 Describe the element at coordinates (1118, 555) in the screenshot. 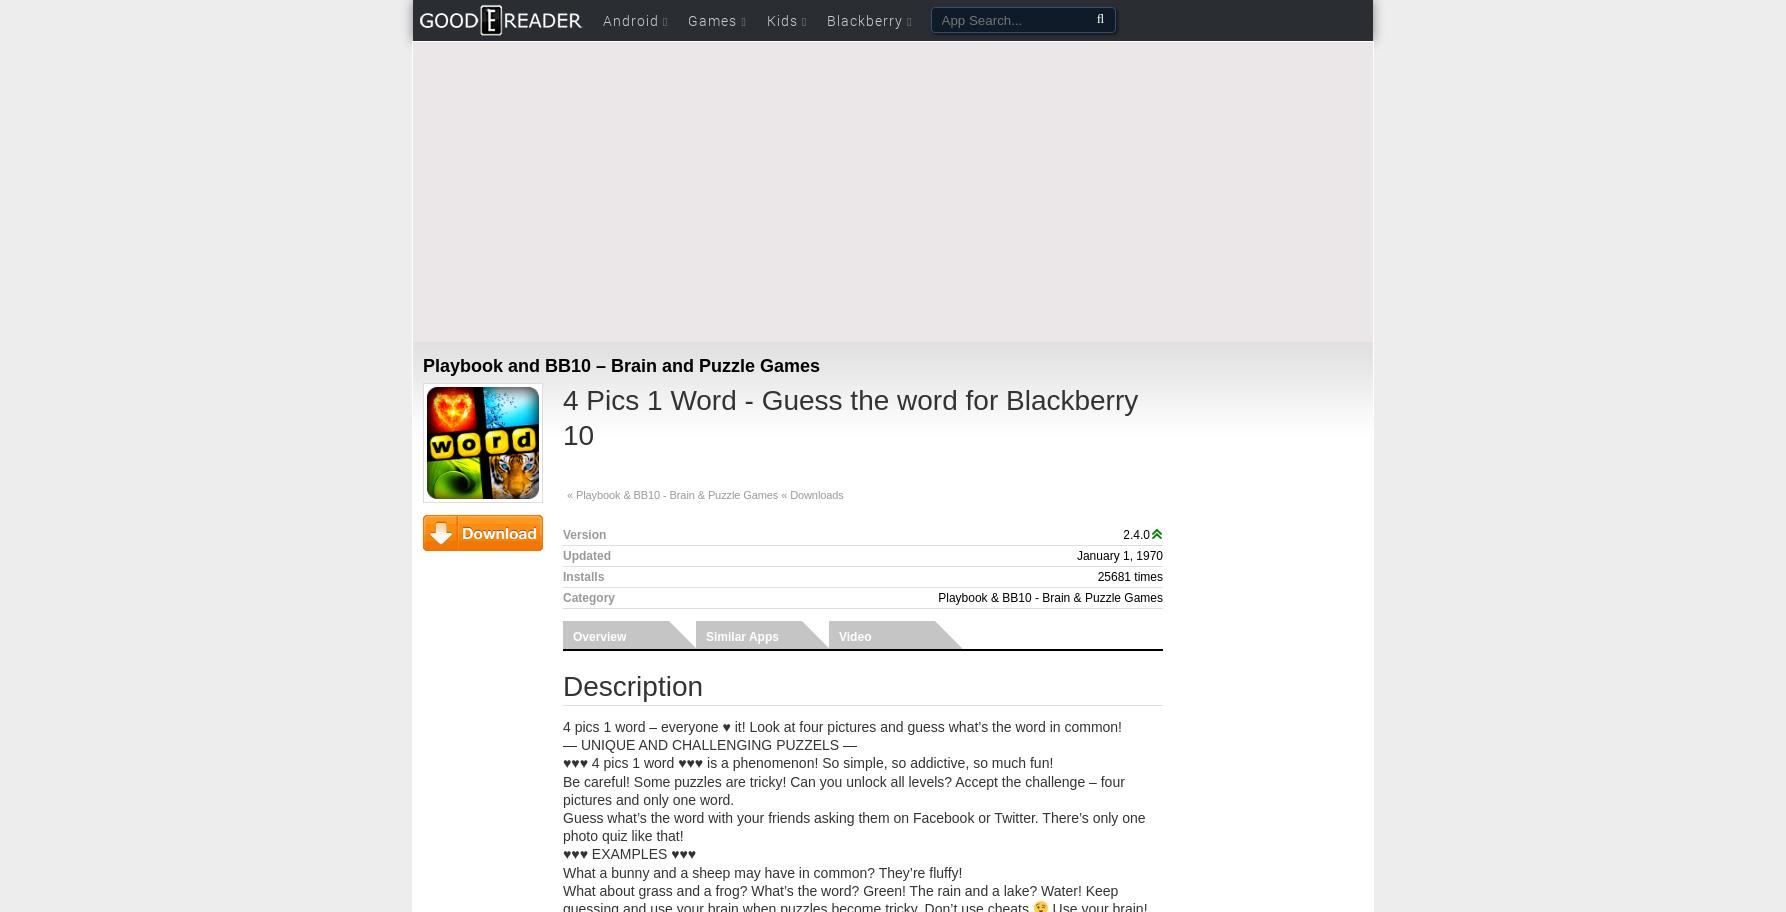

I see `'January 1, 1970'` at that location.